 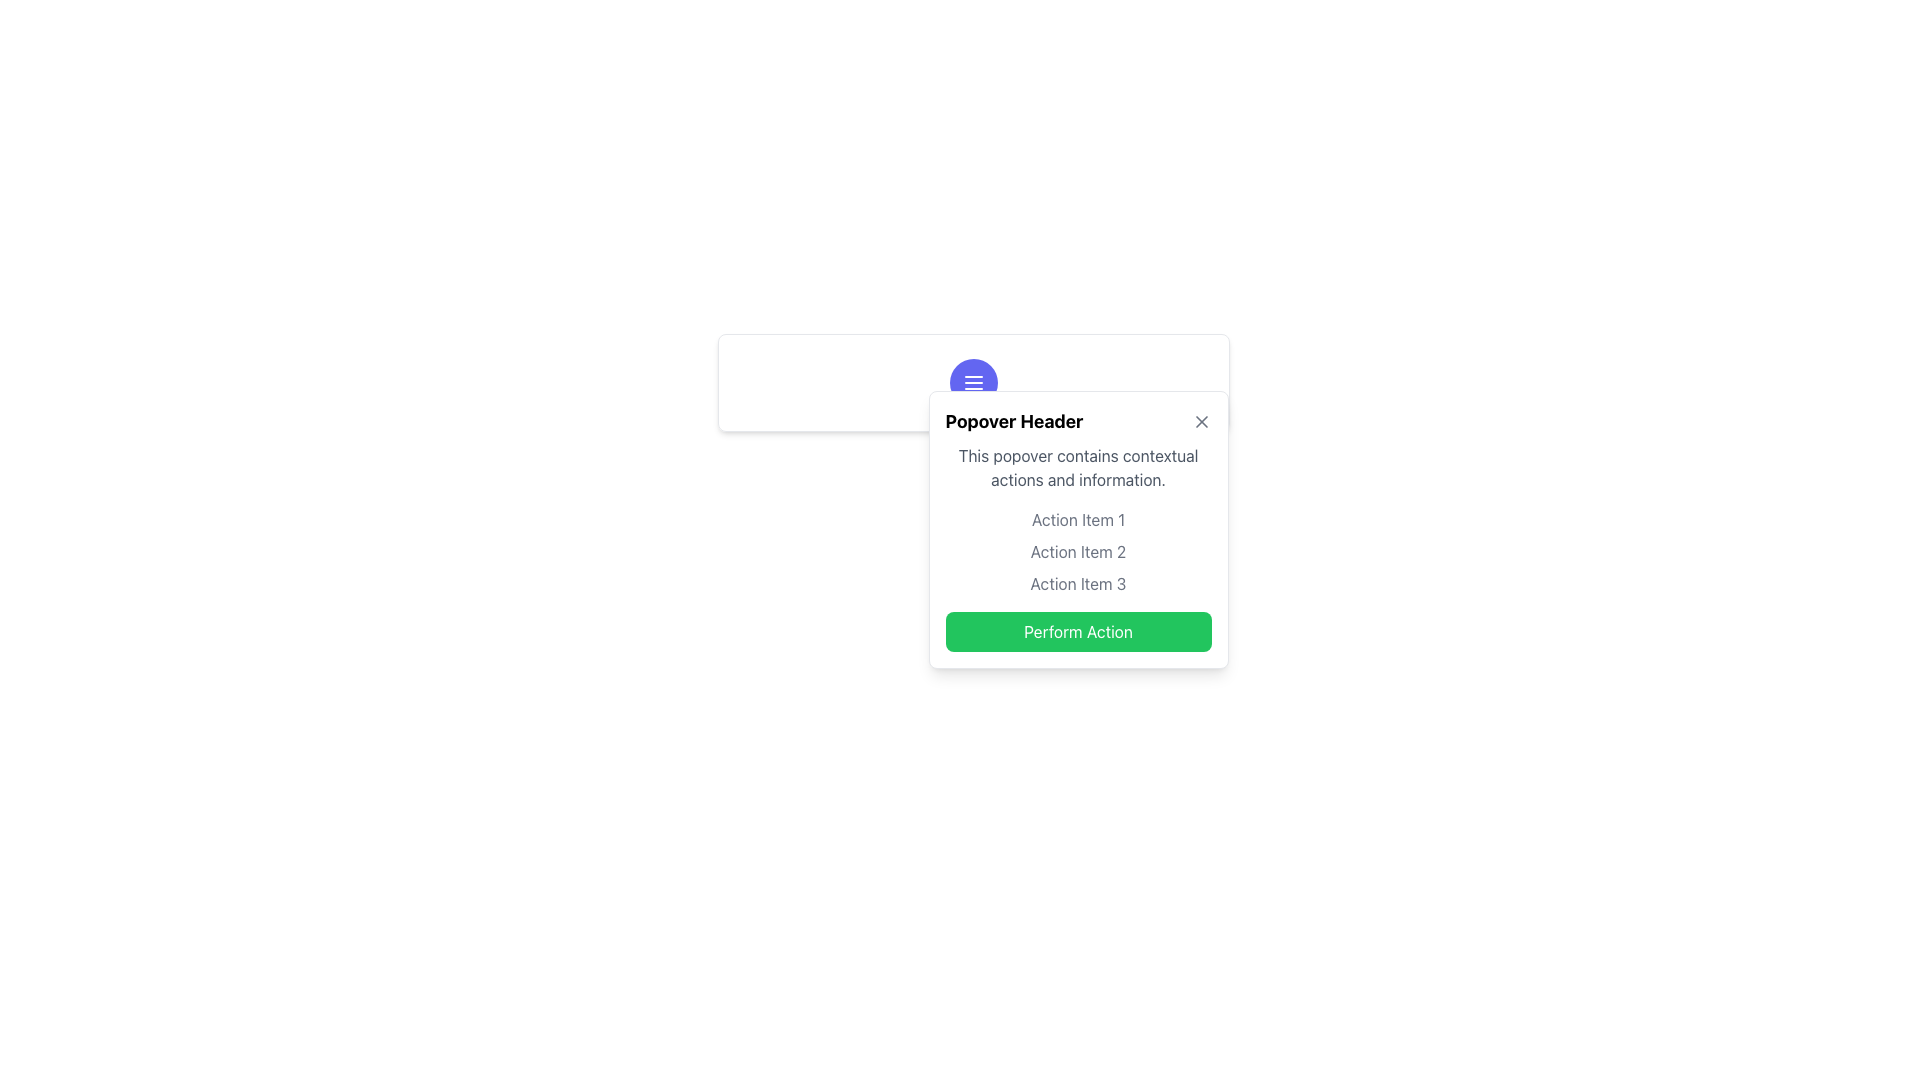 What do you see at coordinates (1077, 467) in the screenshot?
I see `the text segment saying 'This popover contains contextual actions and information.' which is styled in gray color and is located directly below the 'Popover Header' in the popover` at bounding box center [1077, 467].